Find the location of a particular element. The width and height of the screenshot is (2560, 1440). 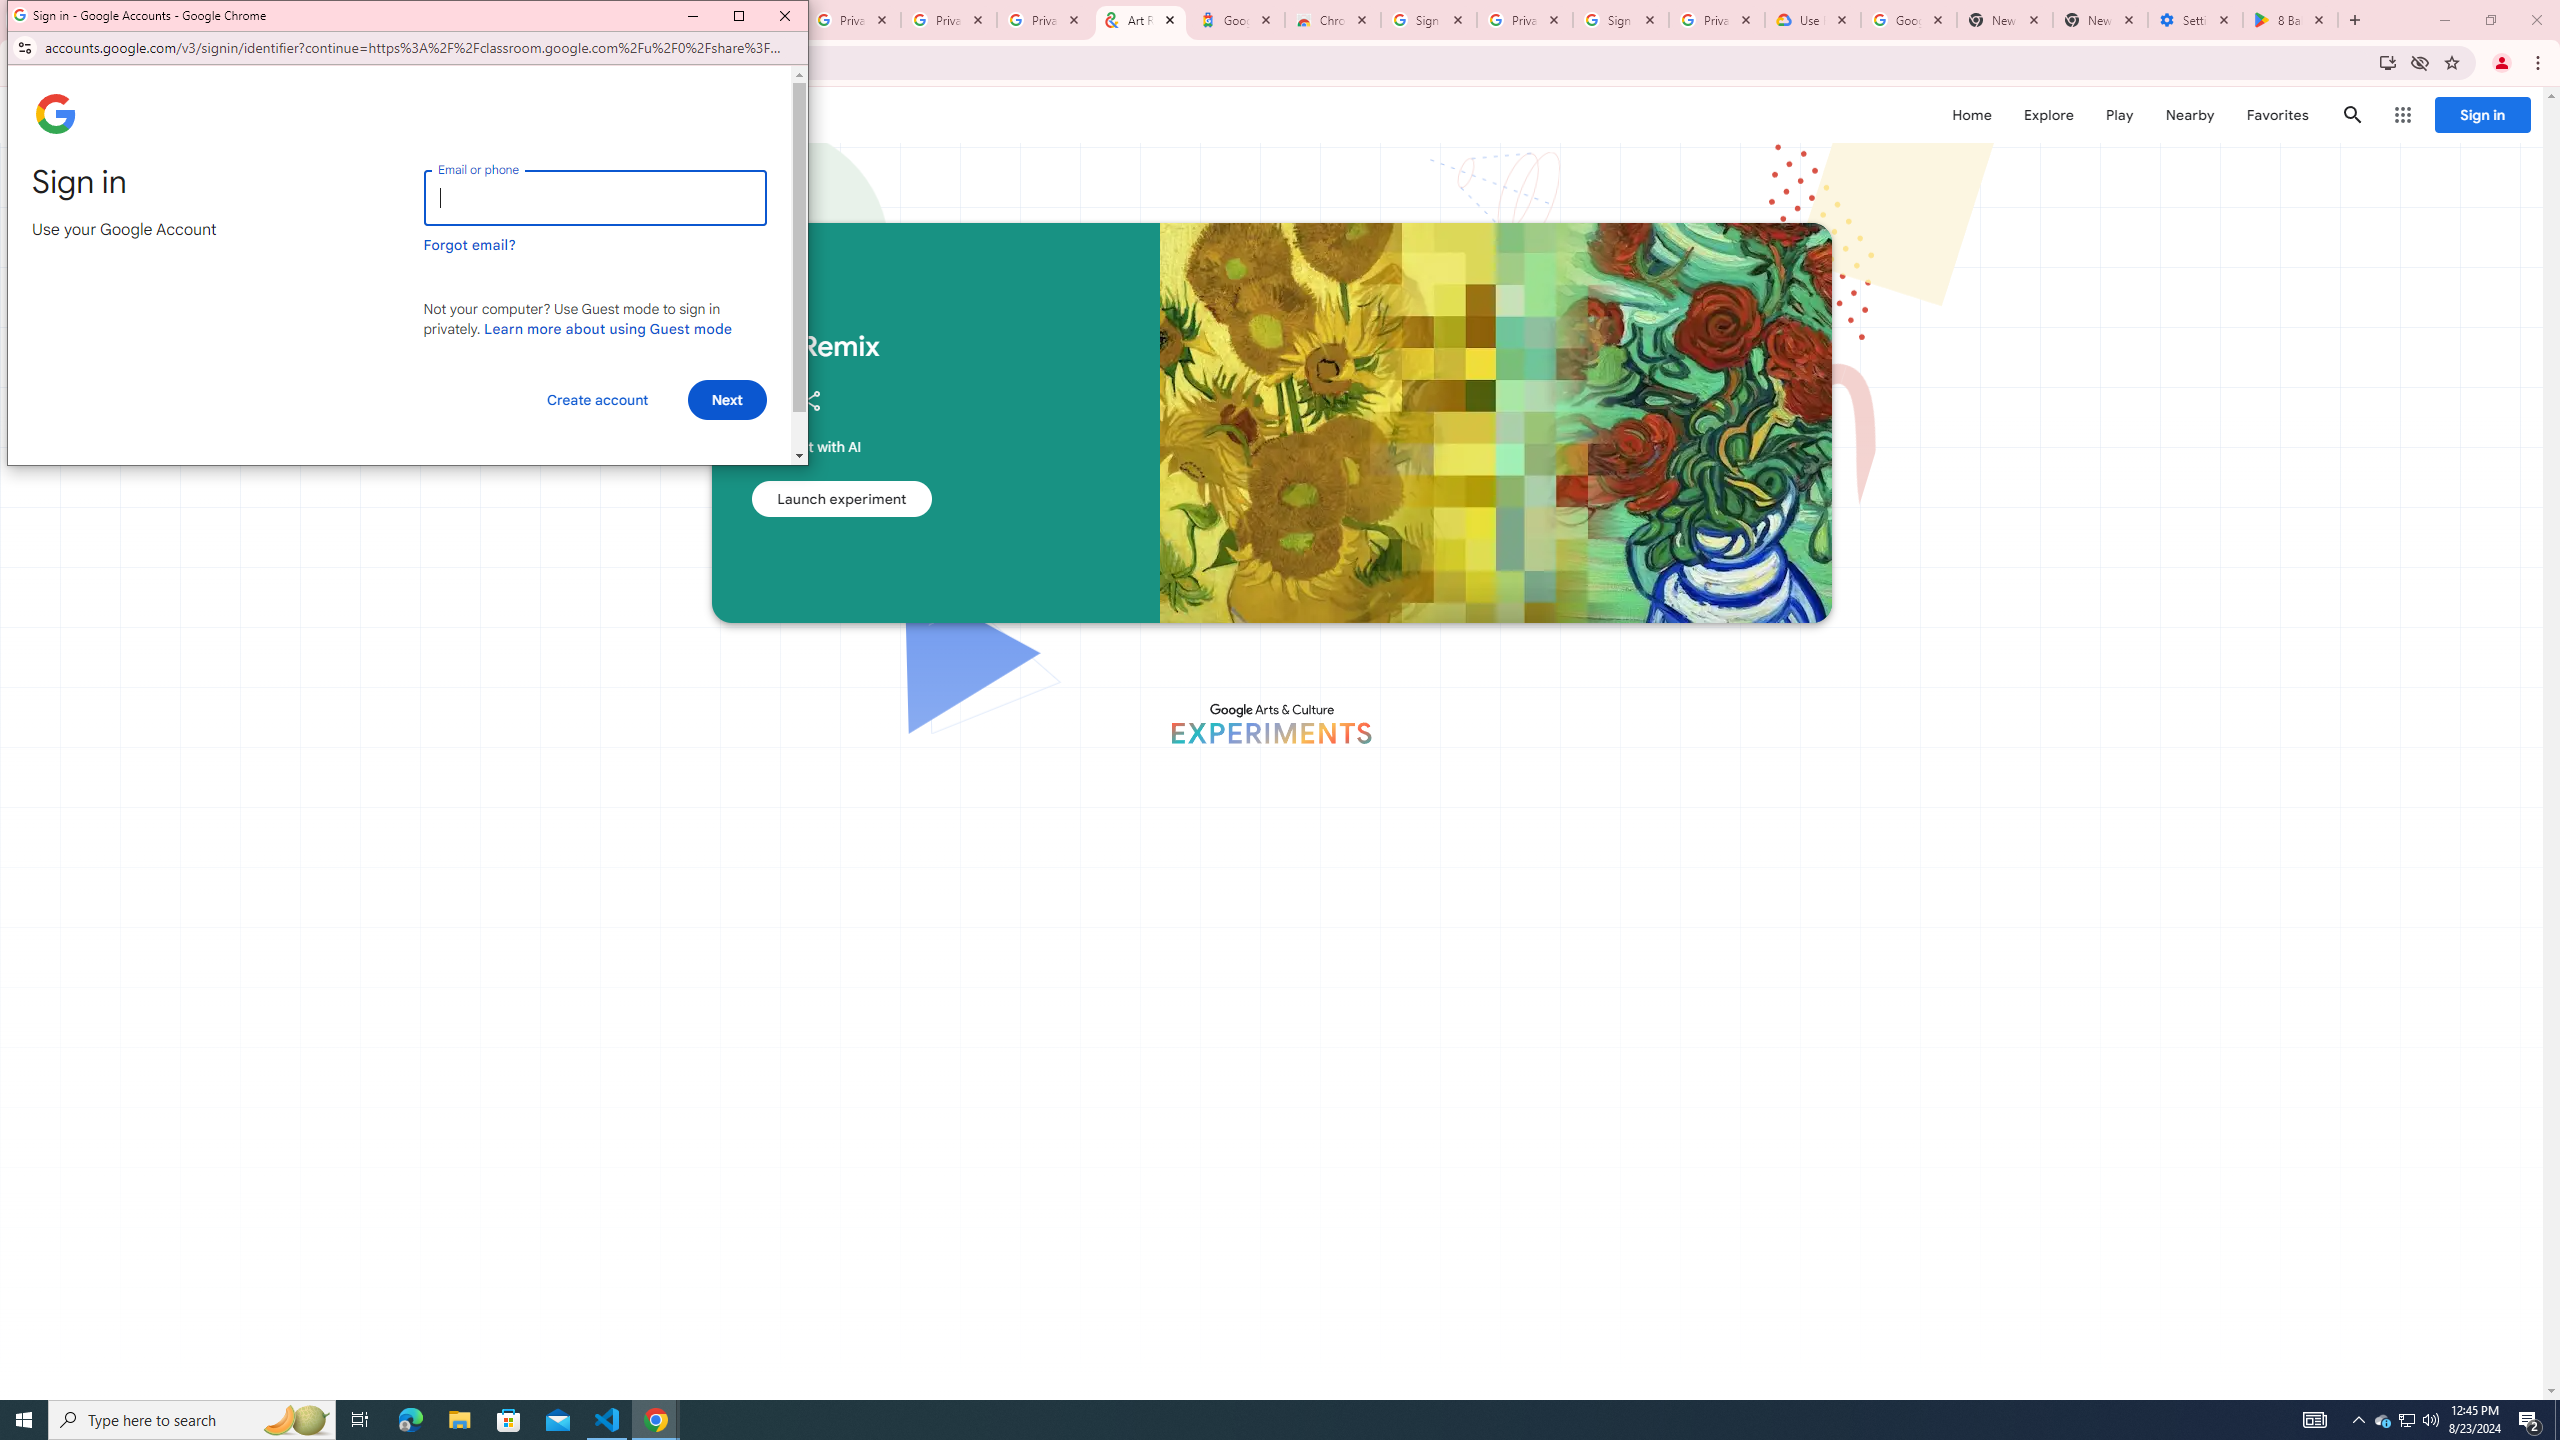

'Privacy Checkup' is located at coordinates (1043, 19).